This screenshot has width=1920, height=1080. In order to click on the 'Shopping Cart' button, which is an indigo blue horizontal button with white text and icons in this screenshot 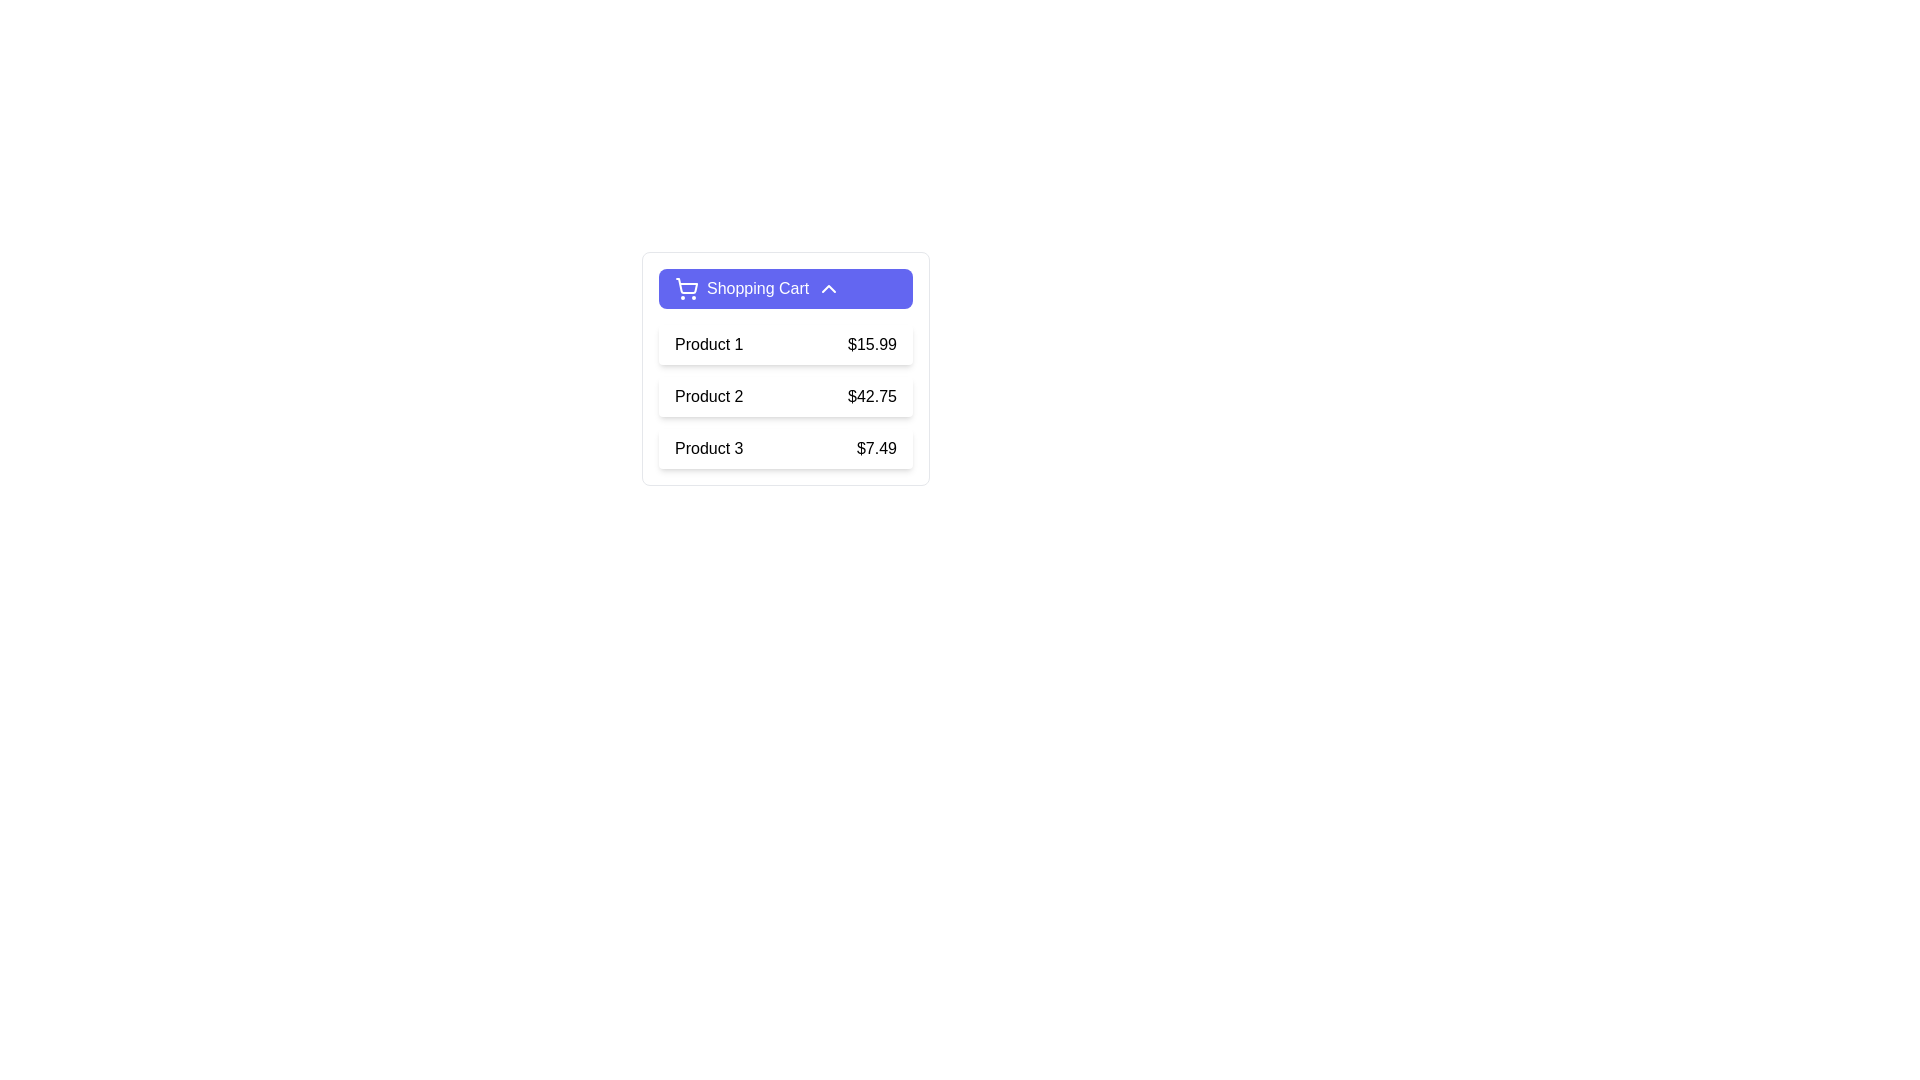, I will do `click(785, 289)`.